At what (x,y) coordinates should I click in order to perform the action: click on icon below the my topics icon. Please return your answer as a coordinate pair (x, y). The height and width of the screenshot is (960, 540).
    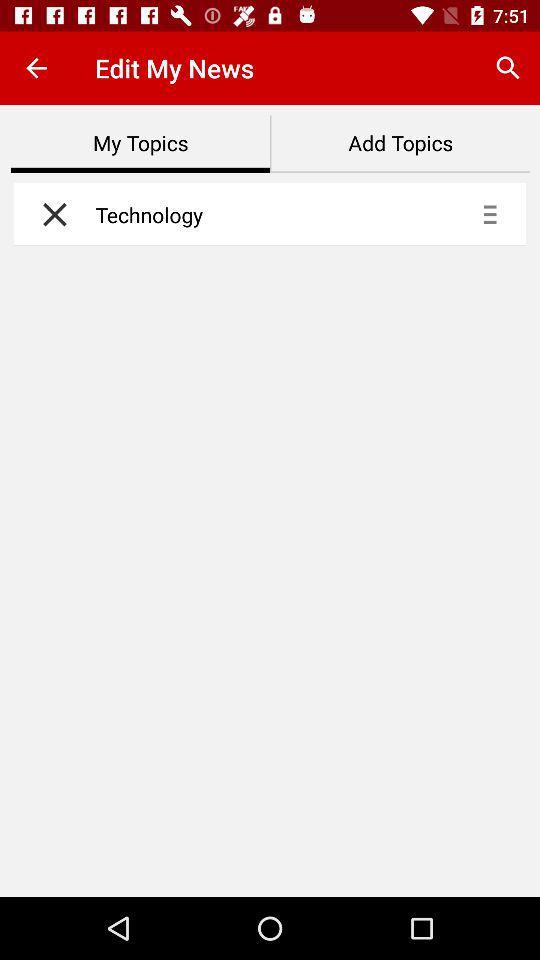
    Looking at the image, I should click on (49, 214).